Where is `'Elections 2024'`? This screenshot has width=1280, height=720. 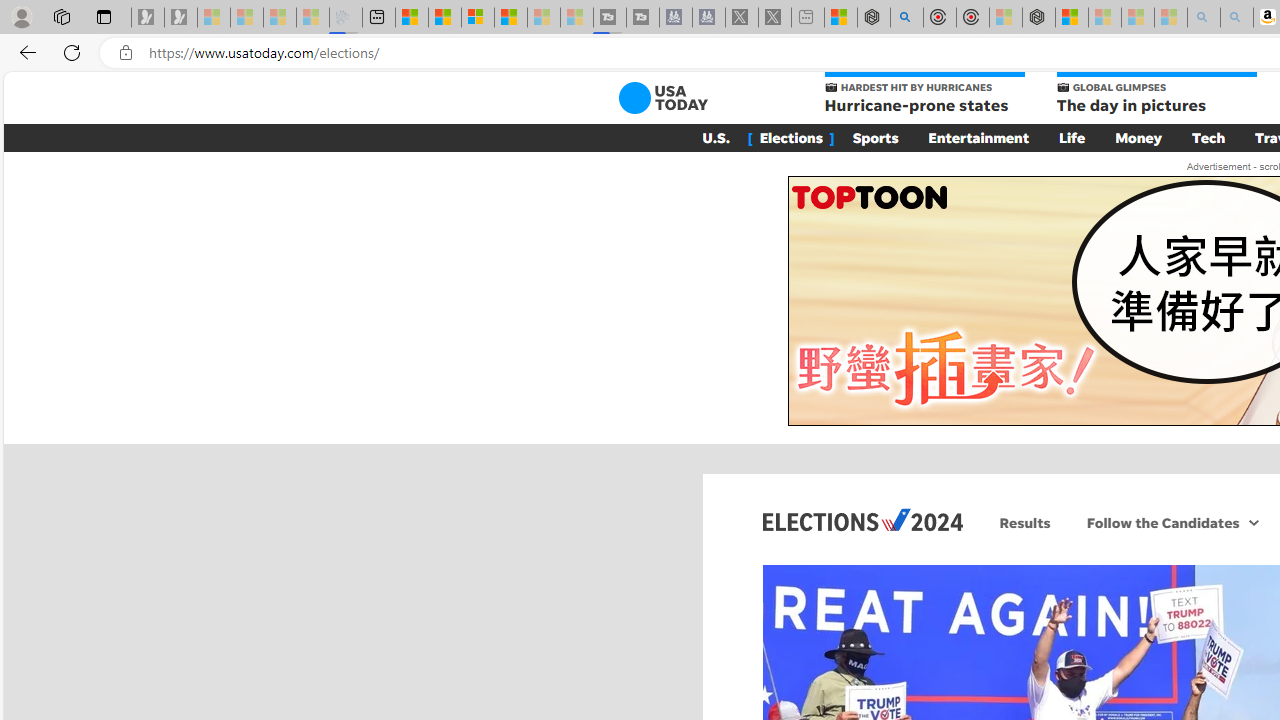
'Elections 2024' is located at coordinates (862, 518).